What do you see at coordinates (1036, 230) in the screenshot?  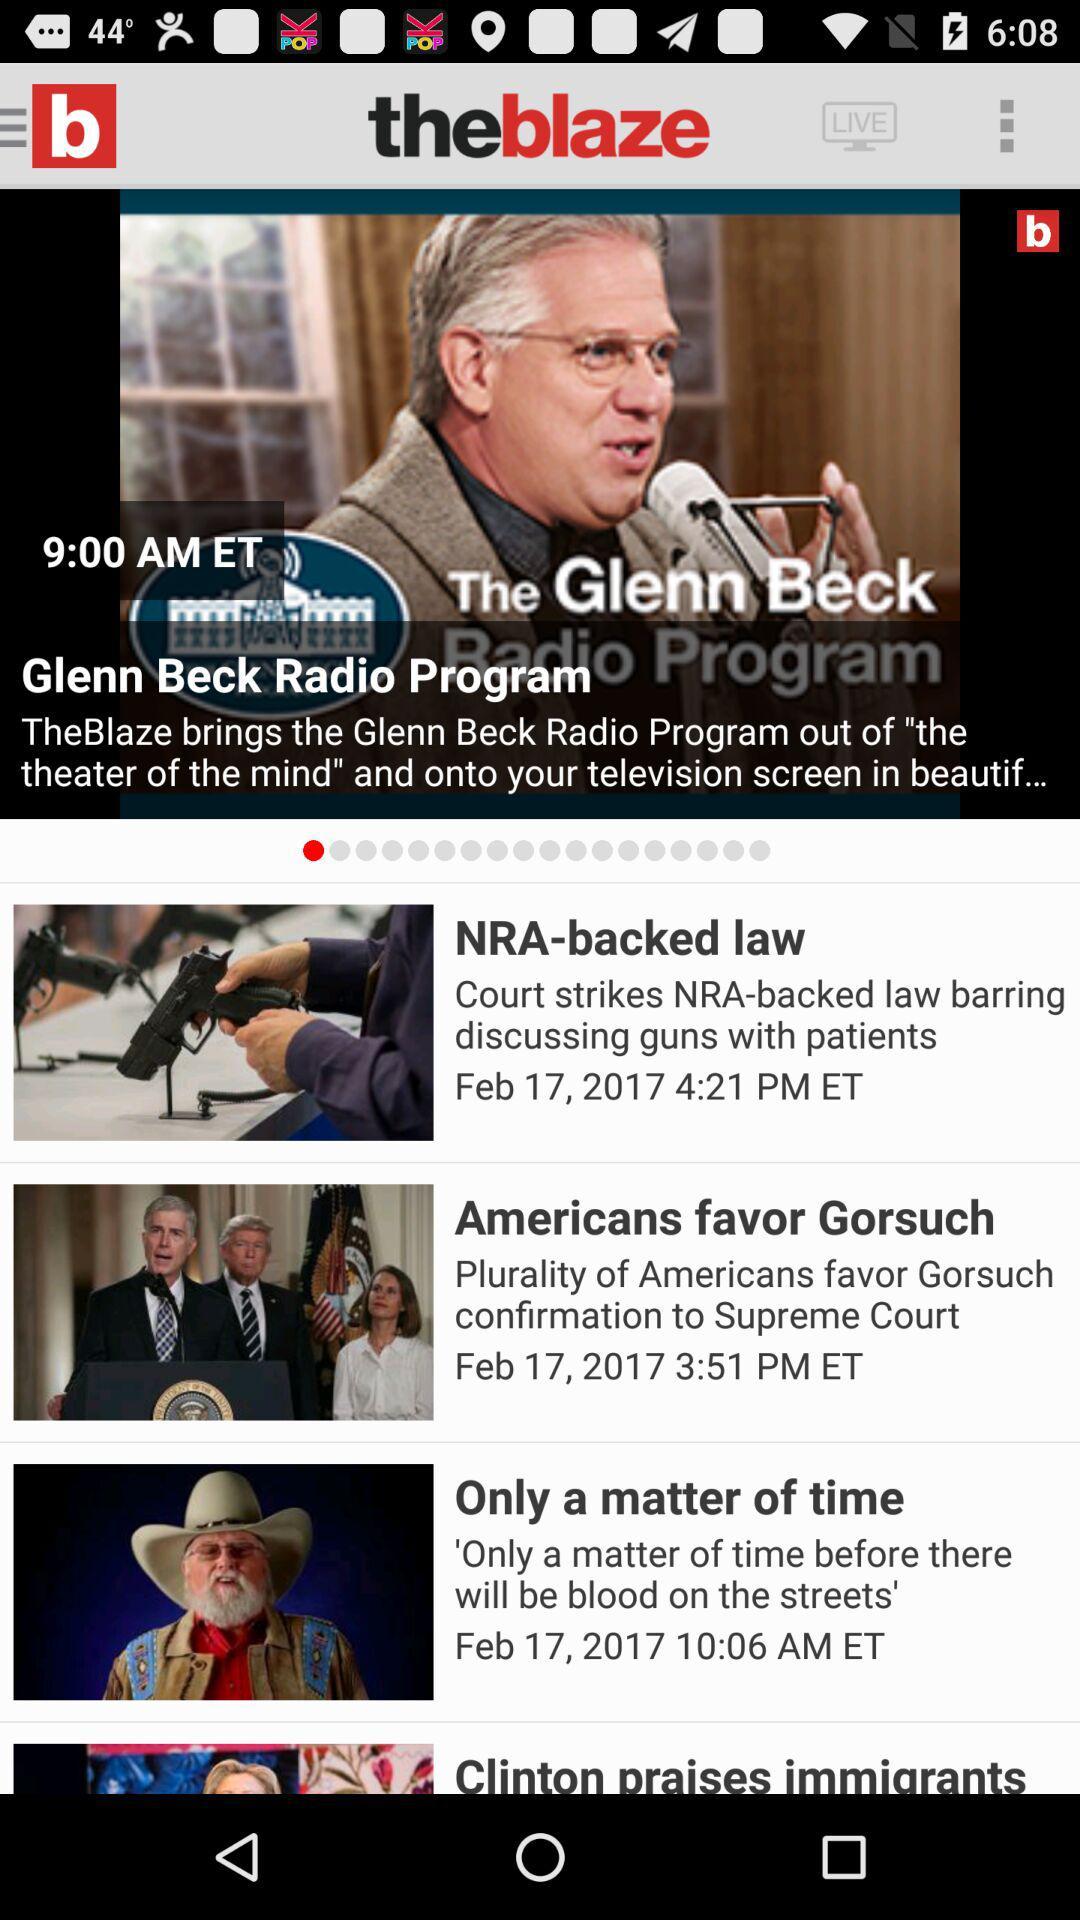 I see `the app above glenn beck radio icon` at bounding box center [1036, 230].